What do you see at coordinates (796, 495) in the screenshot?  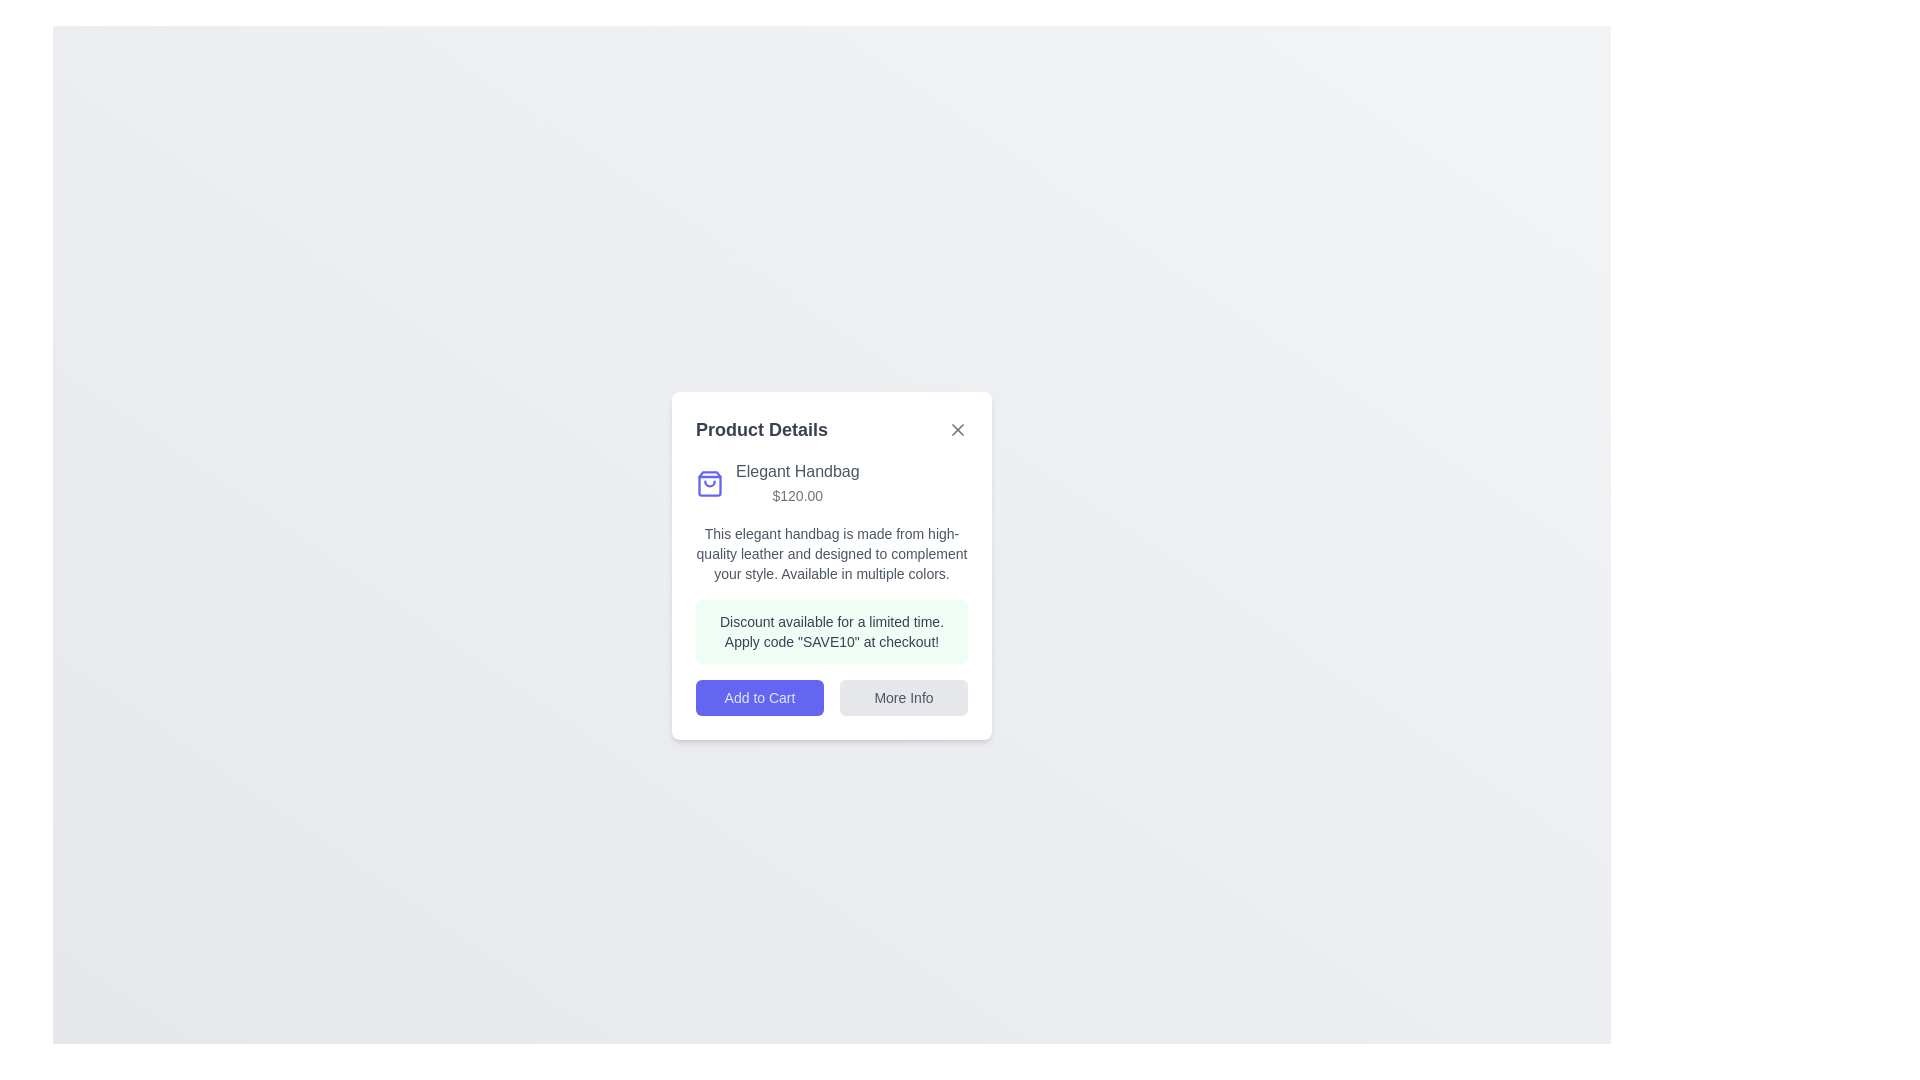 I see `the price text label displaying '$120.00' located below the 'Elegant Handbag' title in the 'Product Details' popup window` at bounding box center [796, 495].